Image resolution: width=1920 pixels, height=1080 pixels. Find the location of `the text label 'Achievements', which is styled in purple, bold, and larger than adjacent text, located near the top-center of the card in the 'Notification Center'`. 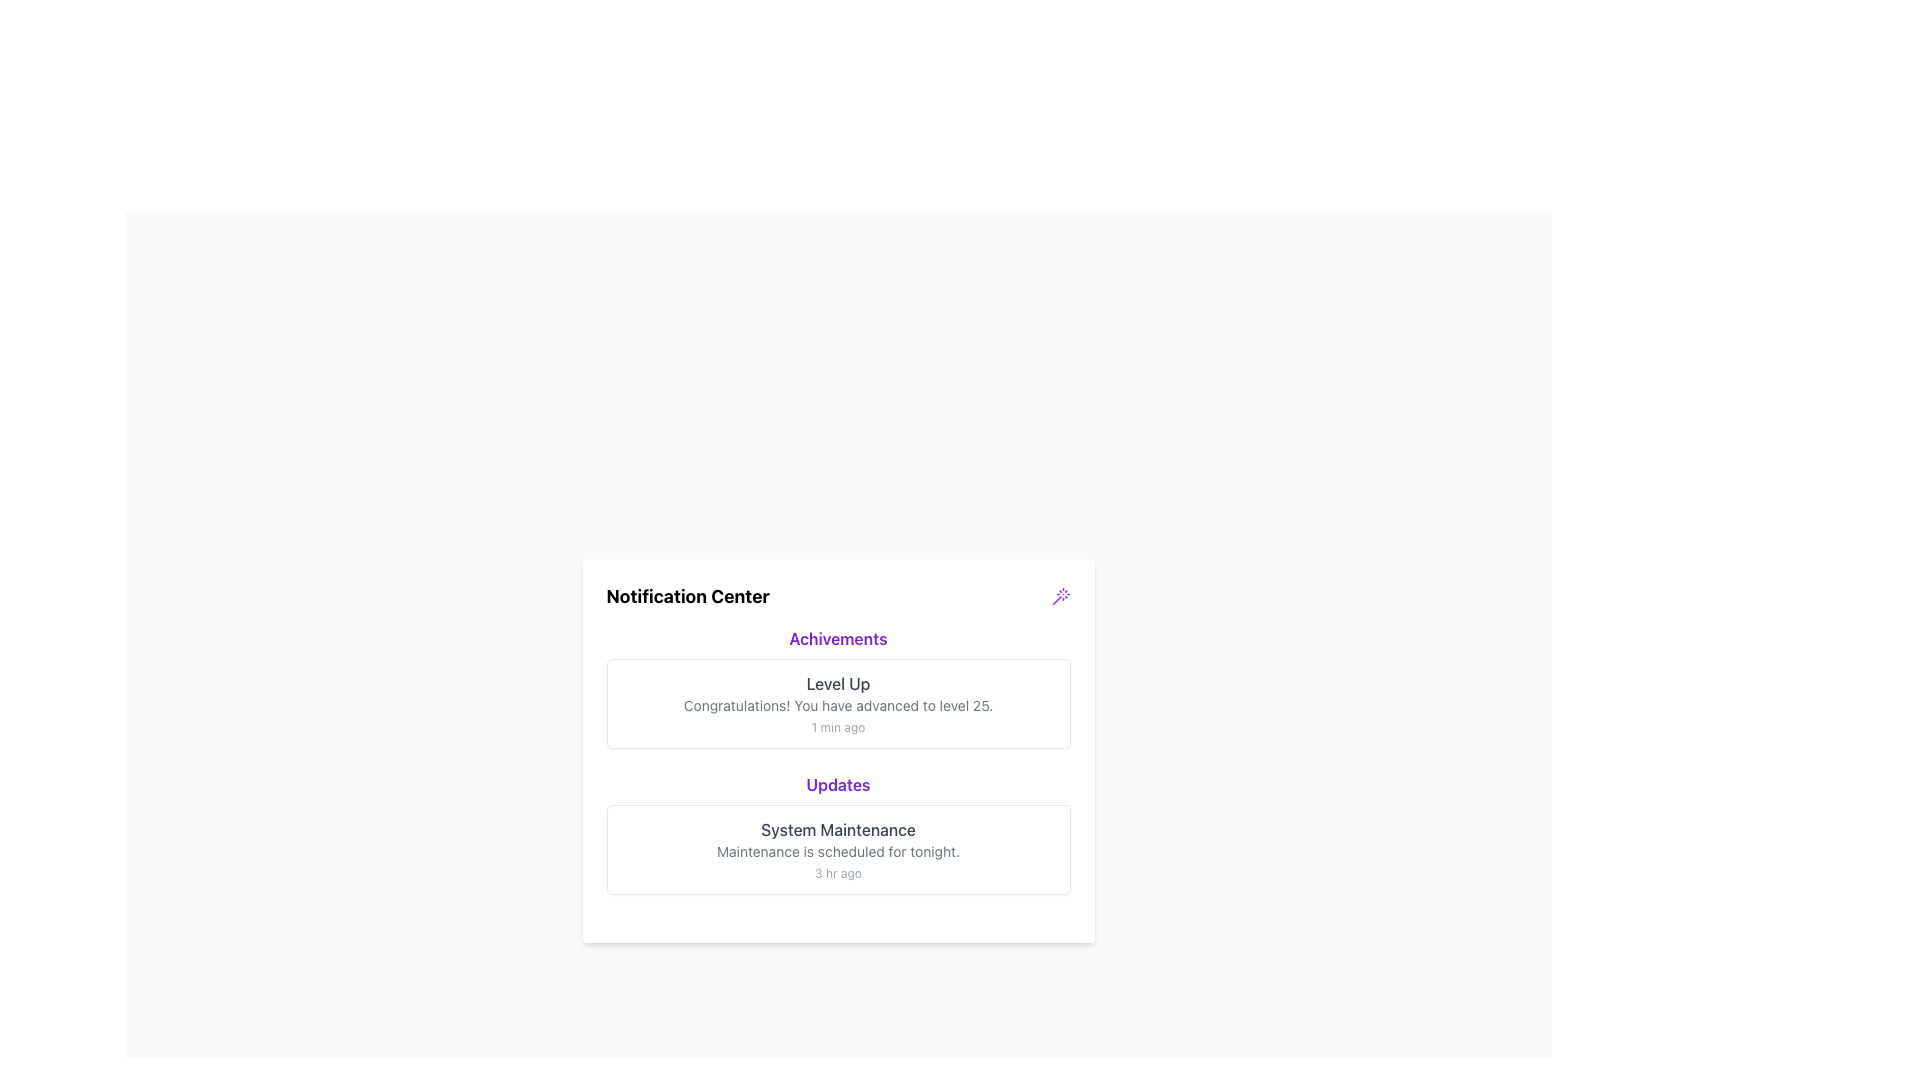

the text label 'Achievements', which is styled in purple, bold, and larger than adjacent text, located near the top-center of the card in the 'Notification Center' is located at coordinates (838, 639).